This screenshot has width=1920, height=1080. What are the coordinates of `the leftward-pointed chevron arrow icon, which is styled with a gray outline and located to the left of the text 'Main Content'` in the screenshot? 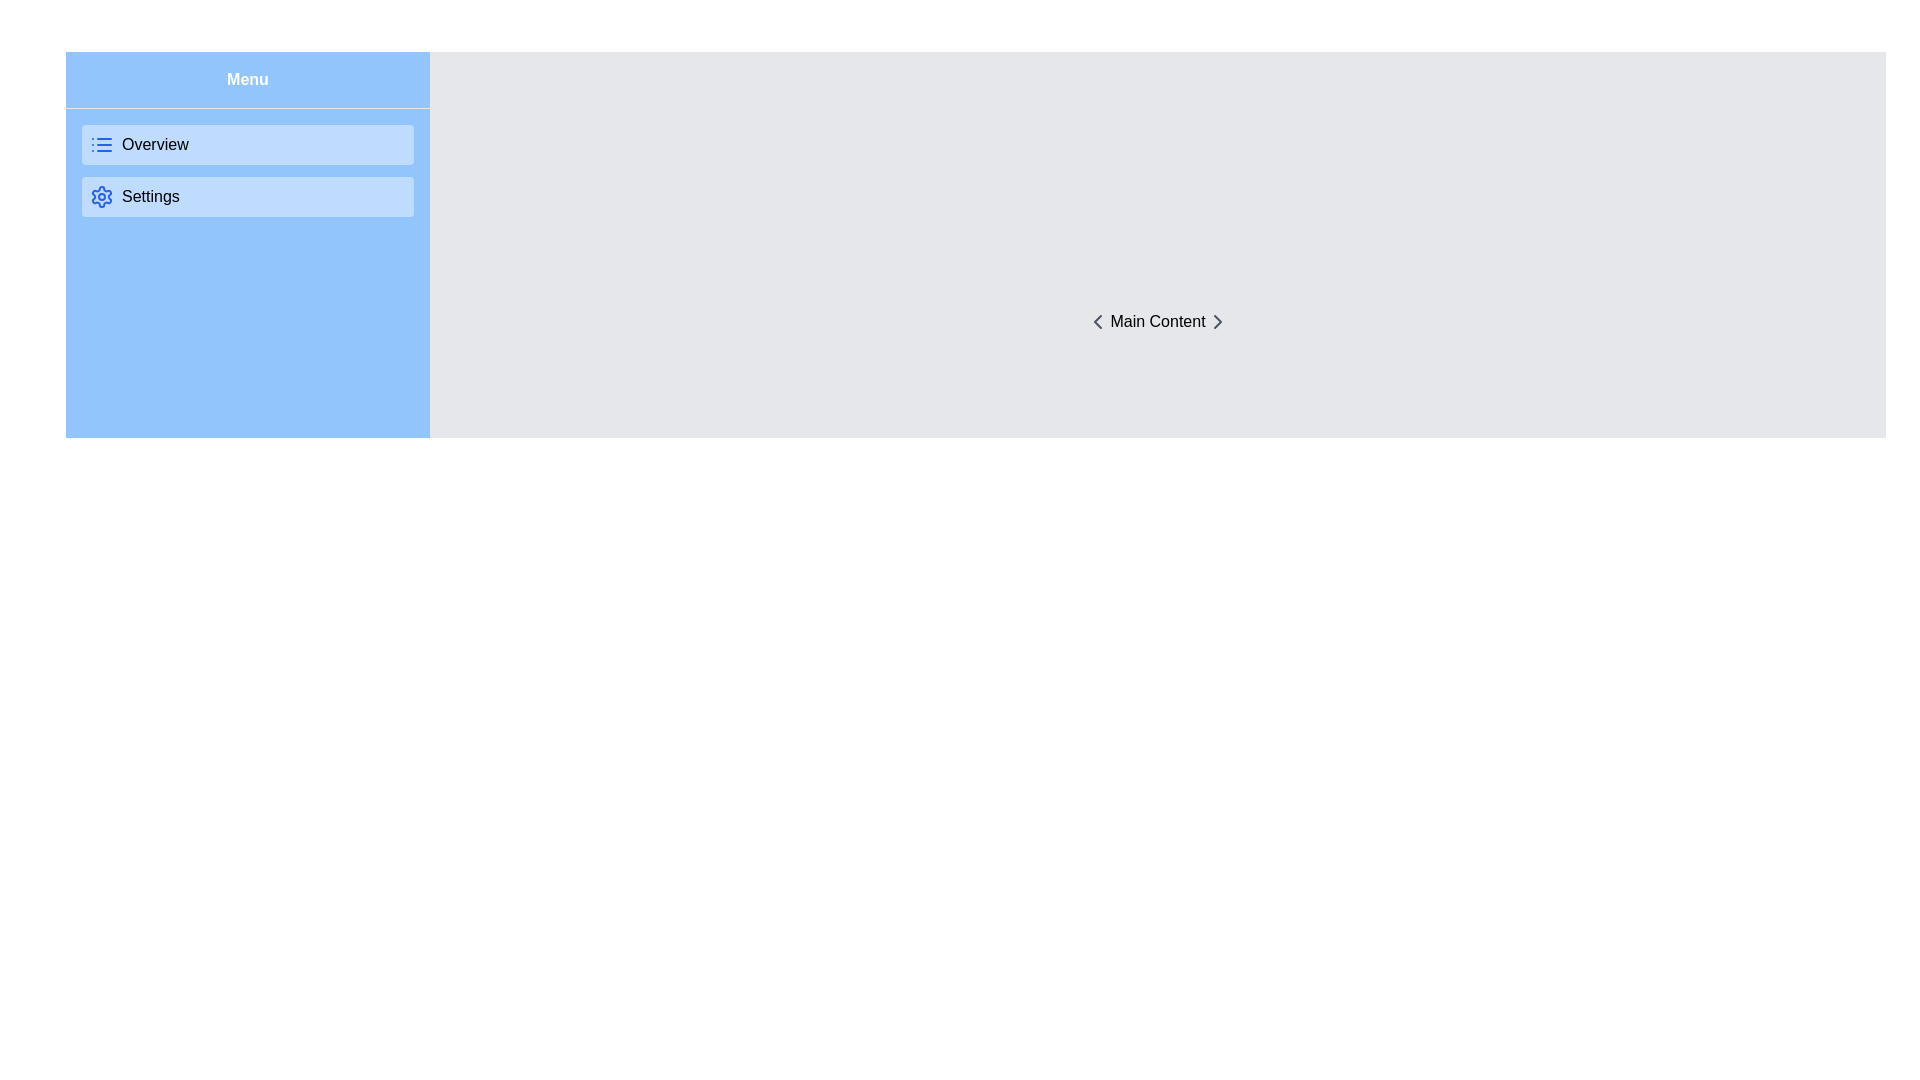 It's located at (1097, 320).